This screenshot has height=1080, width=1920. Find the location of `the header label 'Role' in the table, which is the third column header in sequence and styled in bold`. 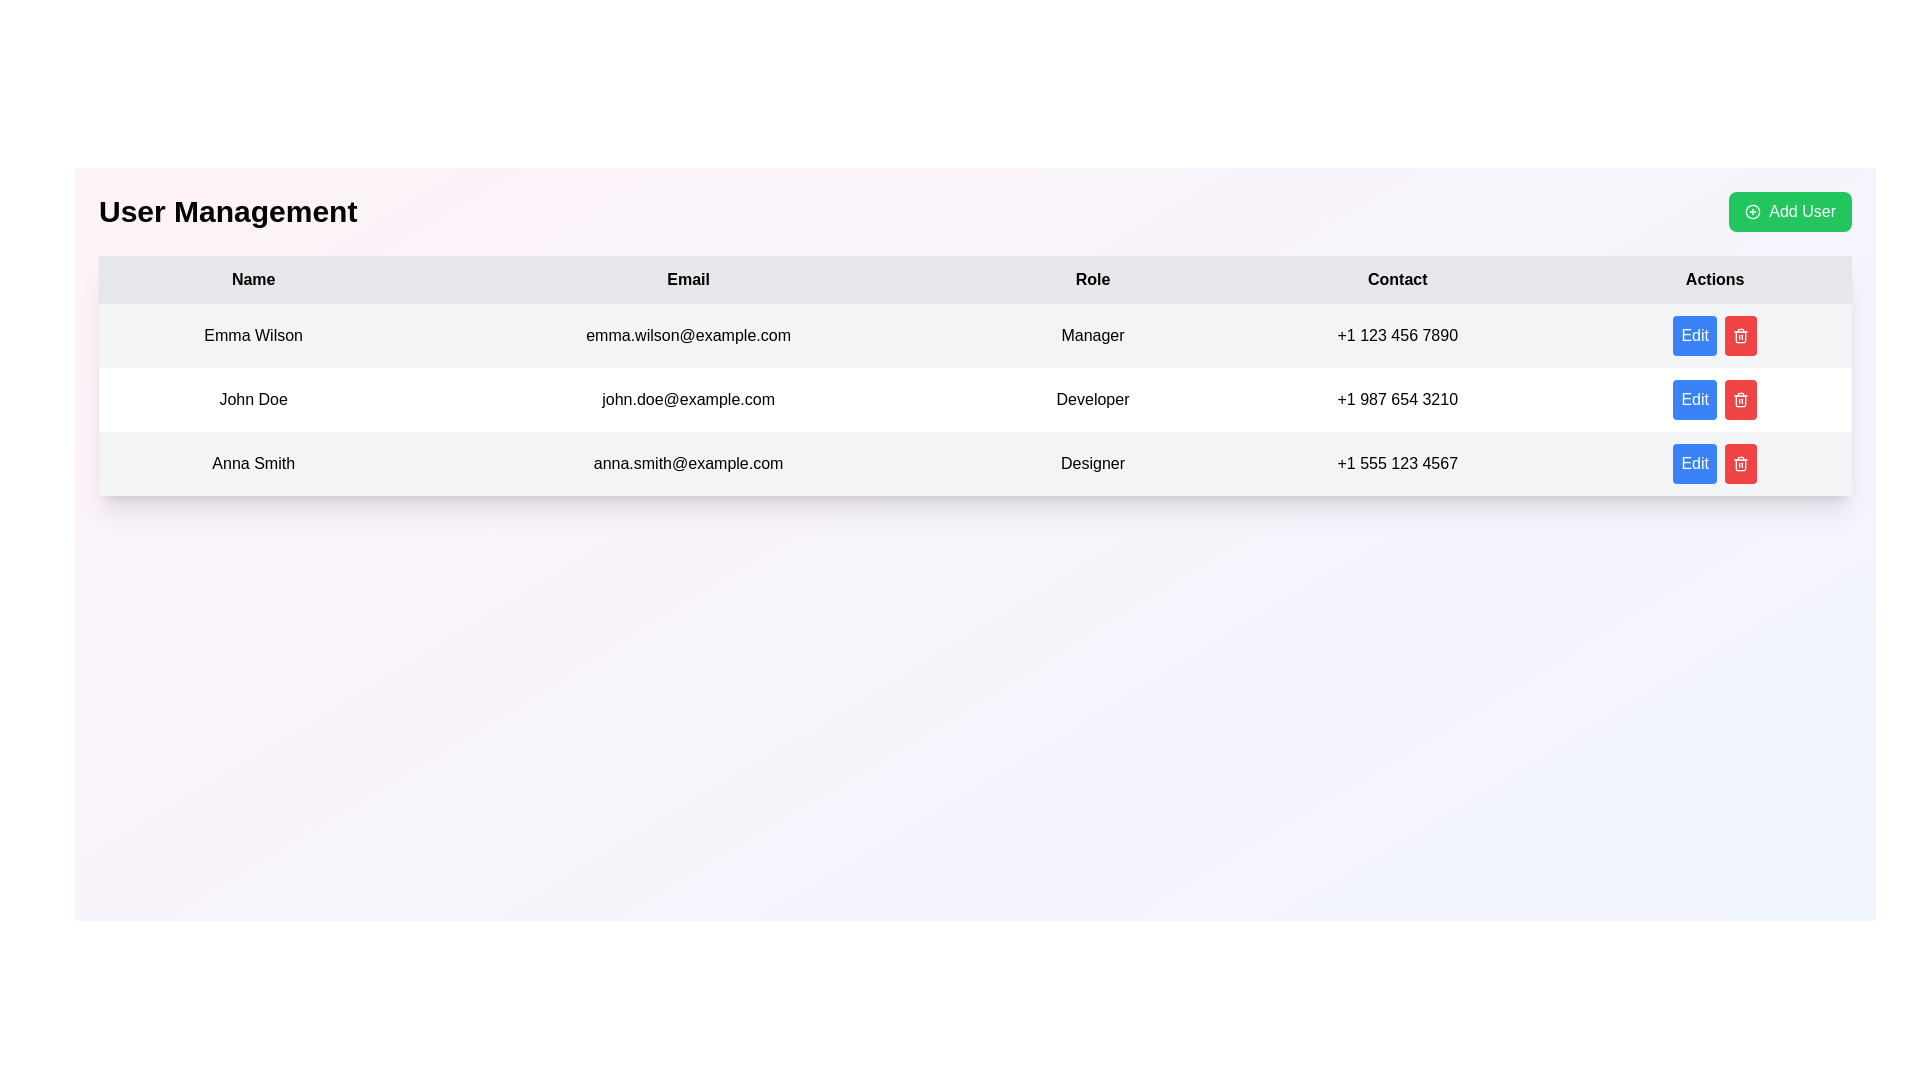

the header label 'Role' in the table, which is the third column header in sequence and styled in bold is located at coordinates (1092, 280).